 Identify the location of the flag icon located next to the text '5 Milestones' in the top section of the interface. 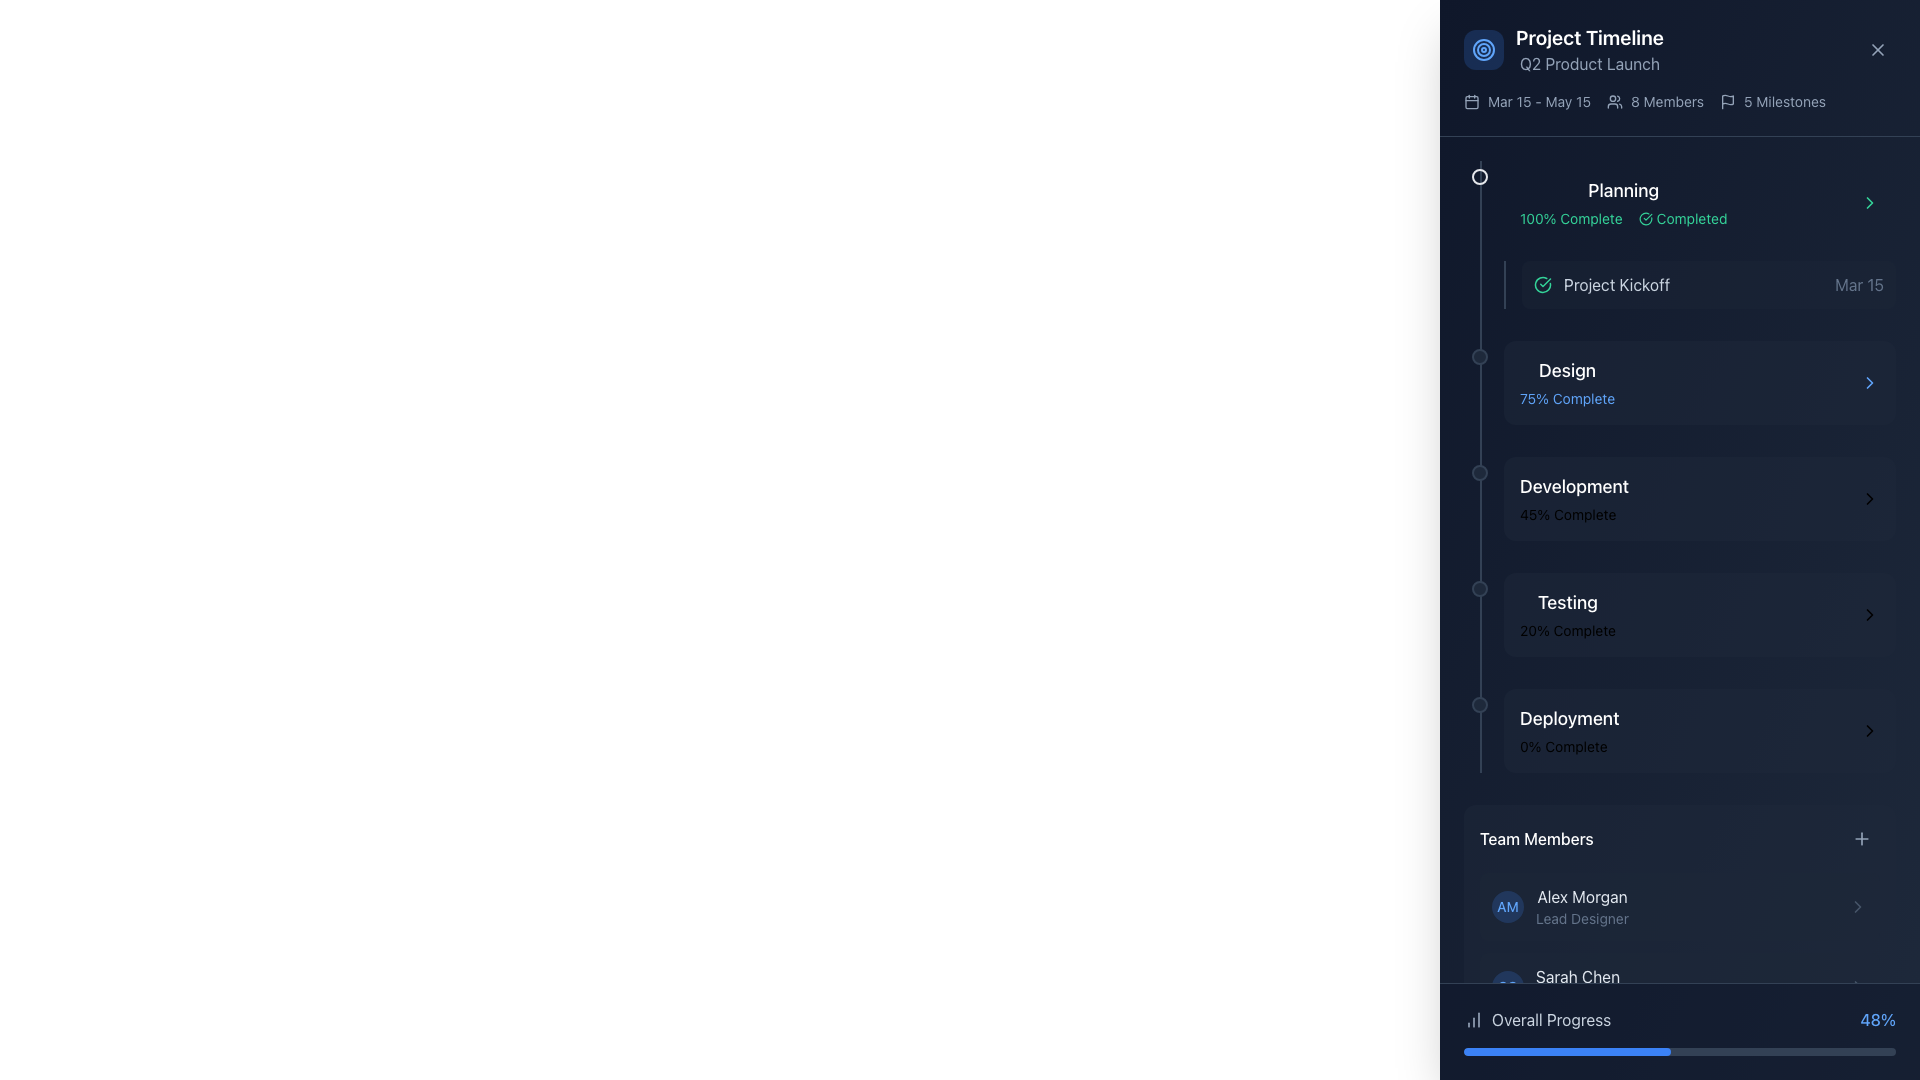
(1727, 101).